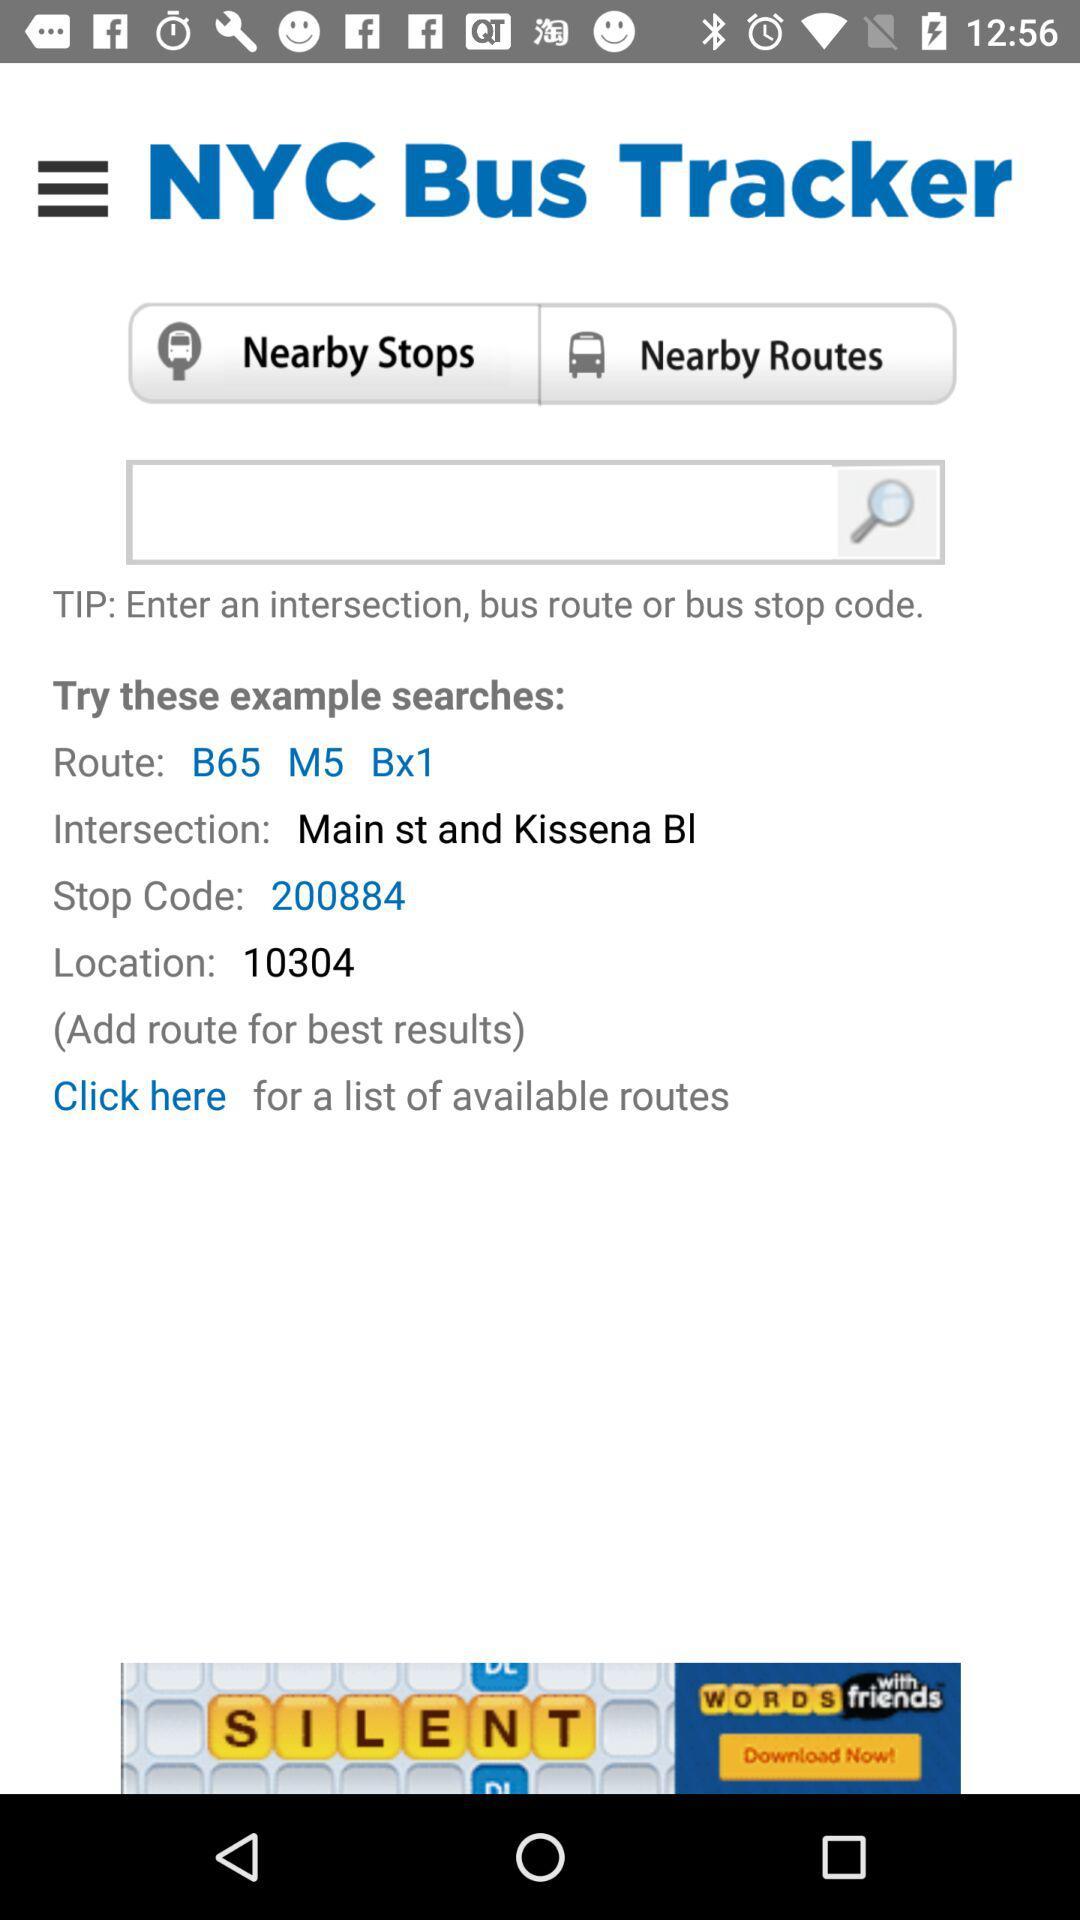 Image resolution: width=1080 pixels, height=1920 pixels. What do you see at coordinates (887, 512) in the screenshot?
I see `the search icon` at bounding box center [887, 512].